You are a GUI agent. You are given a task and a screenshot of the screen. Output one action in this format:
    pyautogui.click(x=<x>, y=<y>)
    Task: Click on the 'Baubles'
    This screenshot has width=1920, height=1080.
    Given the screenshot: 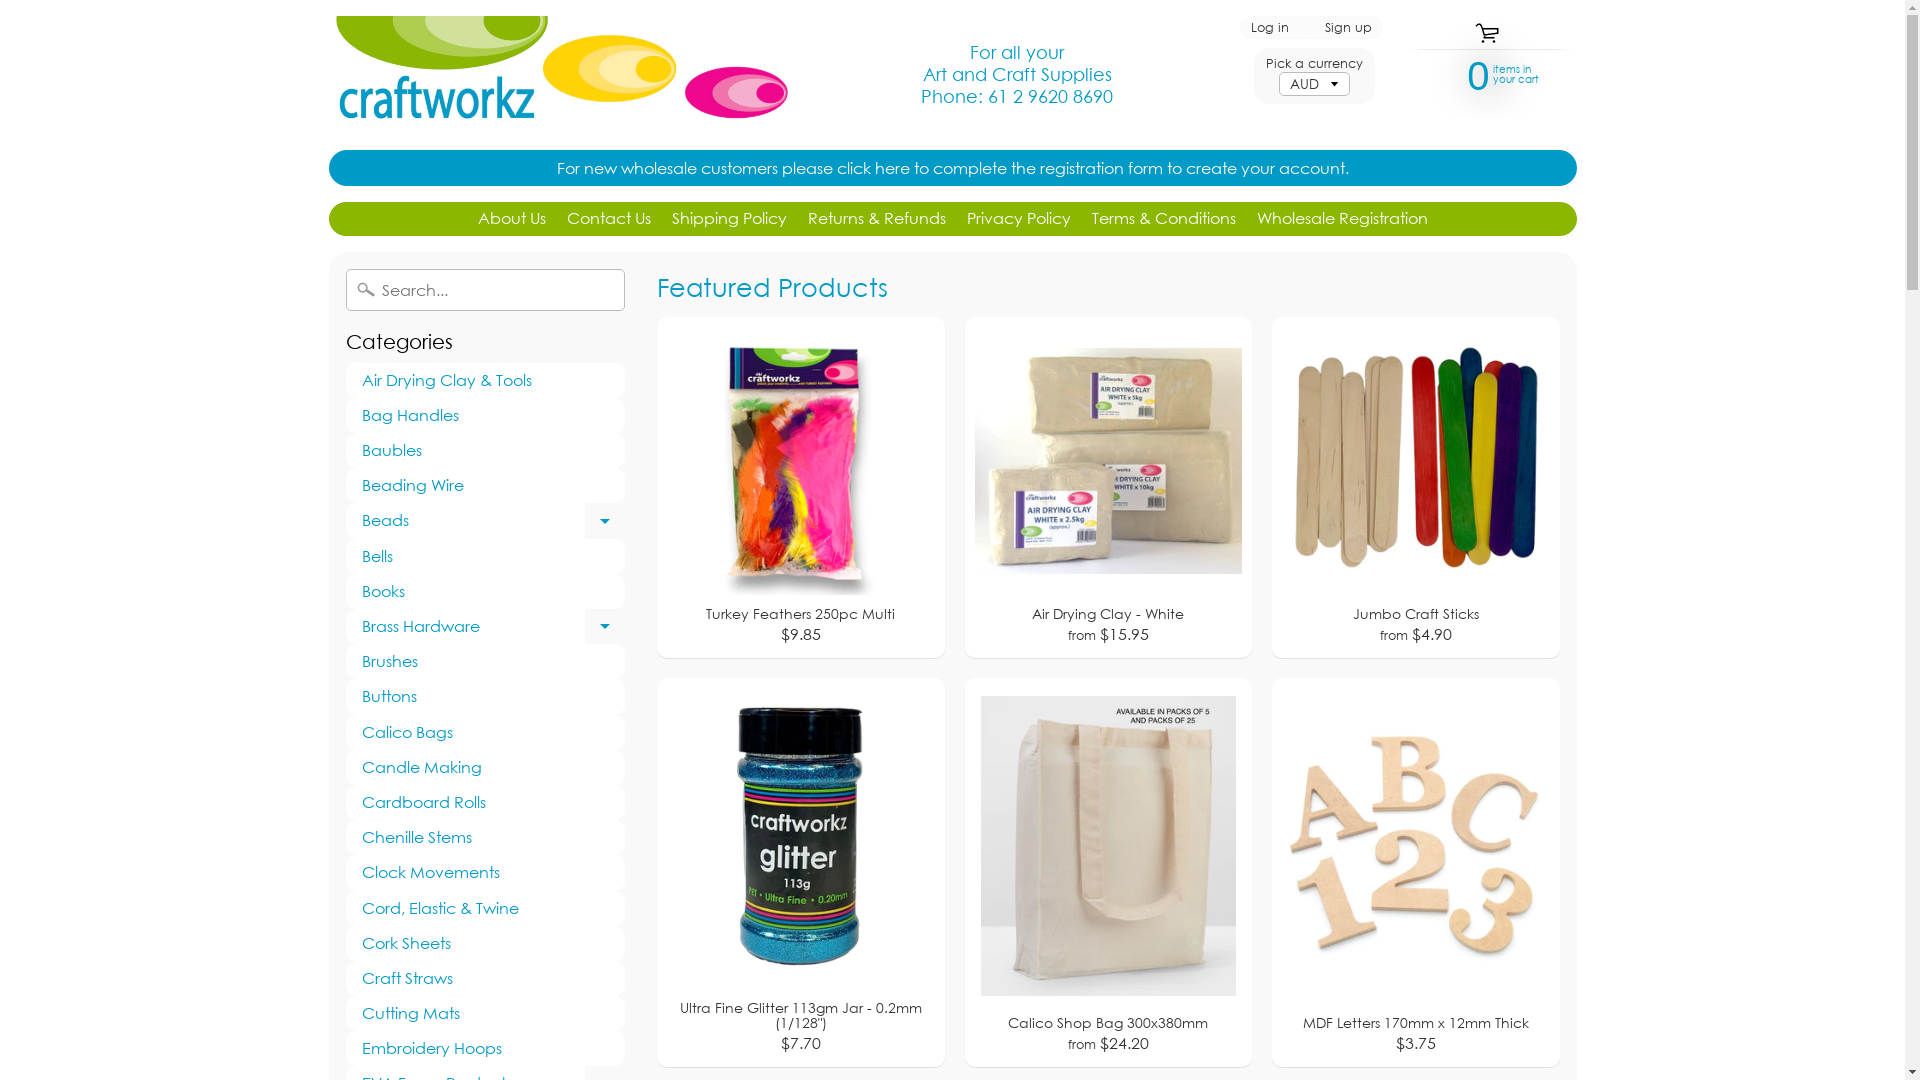 What is the action you would take?
    pyautogui.click(x=485, y=450)
    